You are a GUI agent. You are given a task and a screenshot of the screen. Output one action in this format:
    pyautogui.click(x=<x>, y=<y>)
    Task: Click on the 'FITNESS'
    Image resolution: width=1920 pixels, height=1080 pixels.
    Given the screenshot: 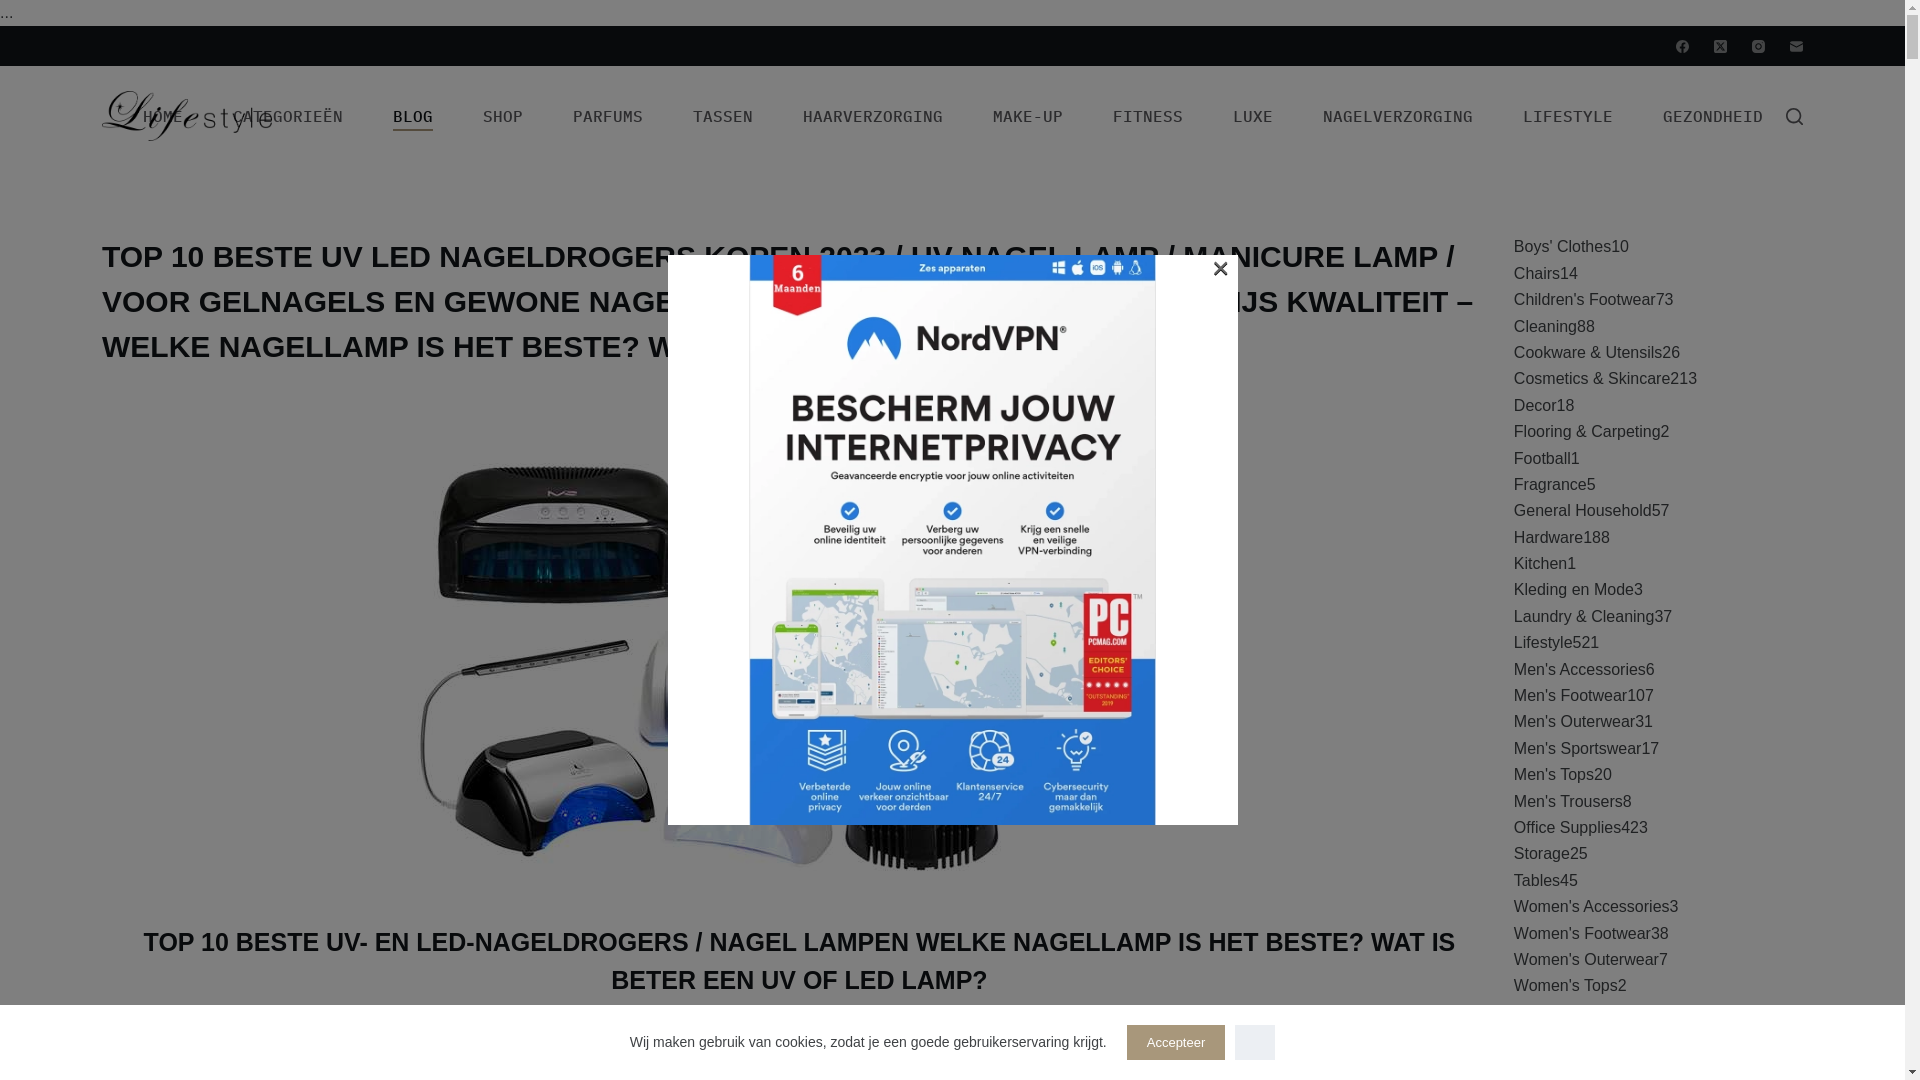 What is the action you would take?
    pyautogui.click(x=1087, y=115)
    